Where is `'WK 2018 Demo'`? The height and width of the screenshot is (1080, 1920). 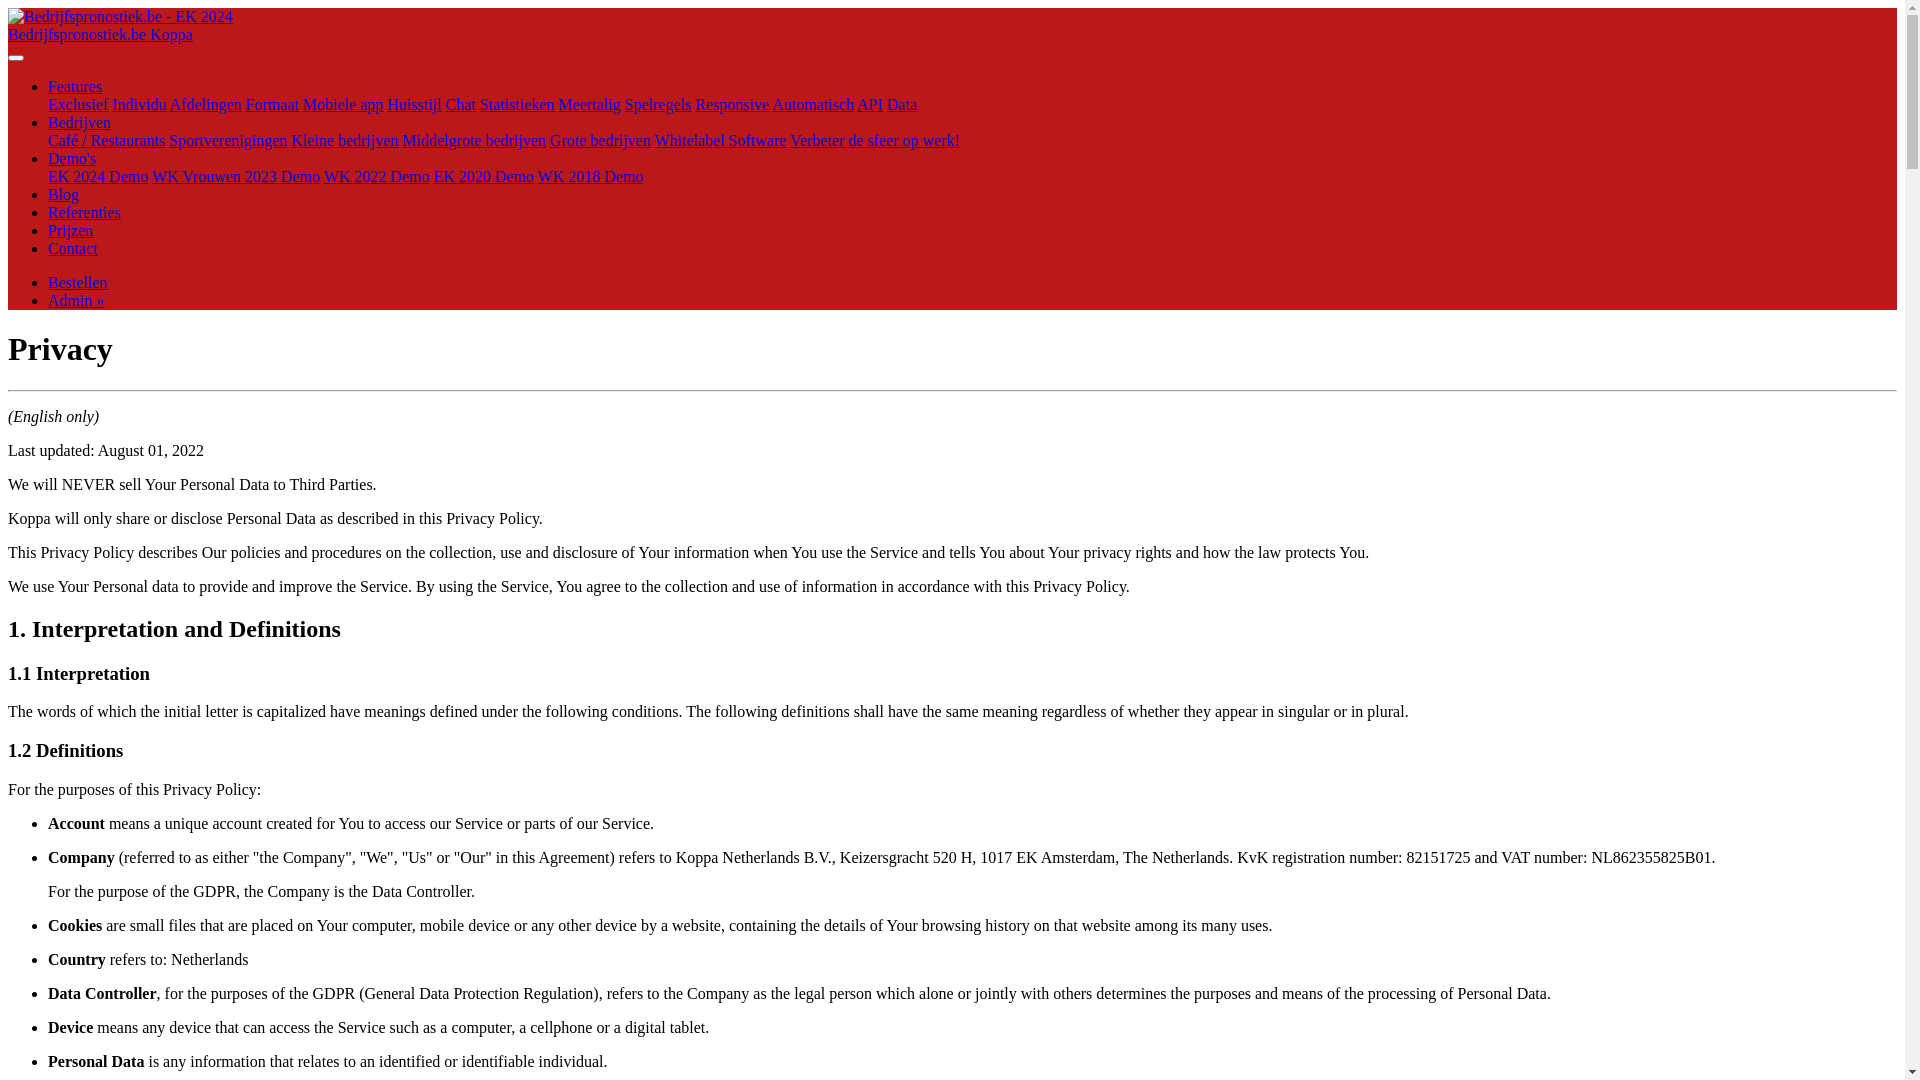 'WK 2018 Demo' is located at coordinates (589, 175).